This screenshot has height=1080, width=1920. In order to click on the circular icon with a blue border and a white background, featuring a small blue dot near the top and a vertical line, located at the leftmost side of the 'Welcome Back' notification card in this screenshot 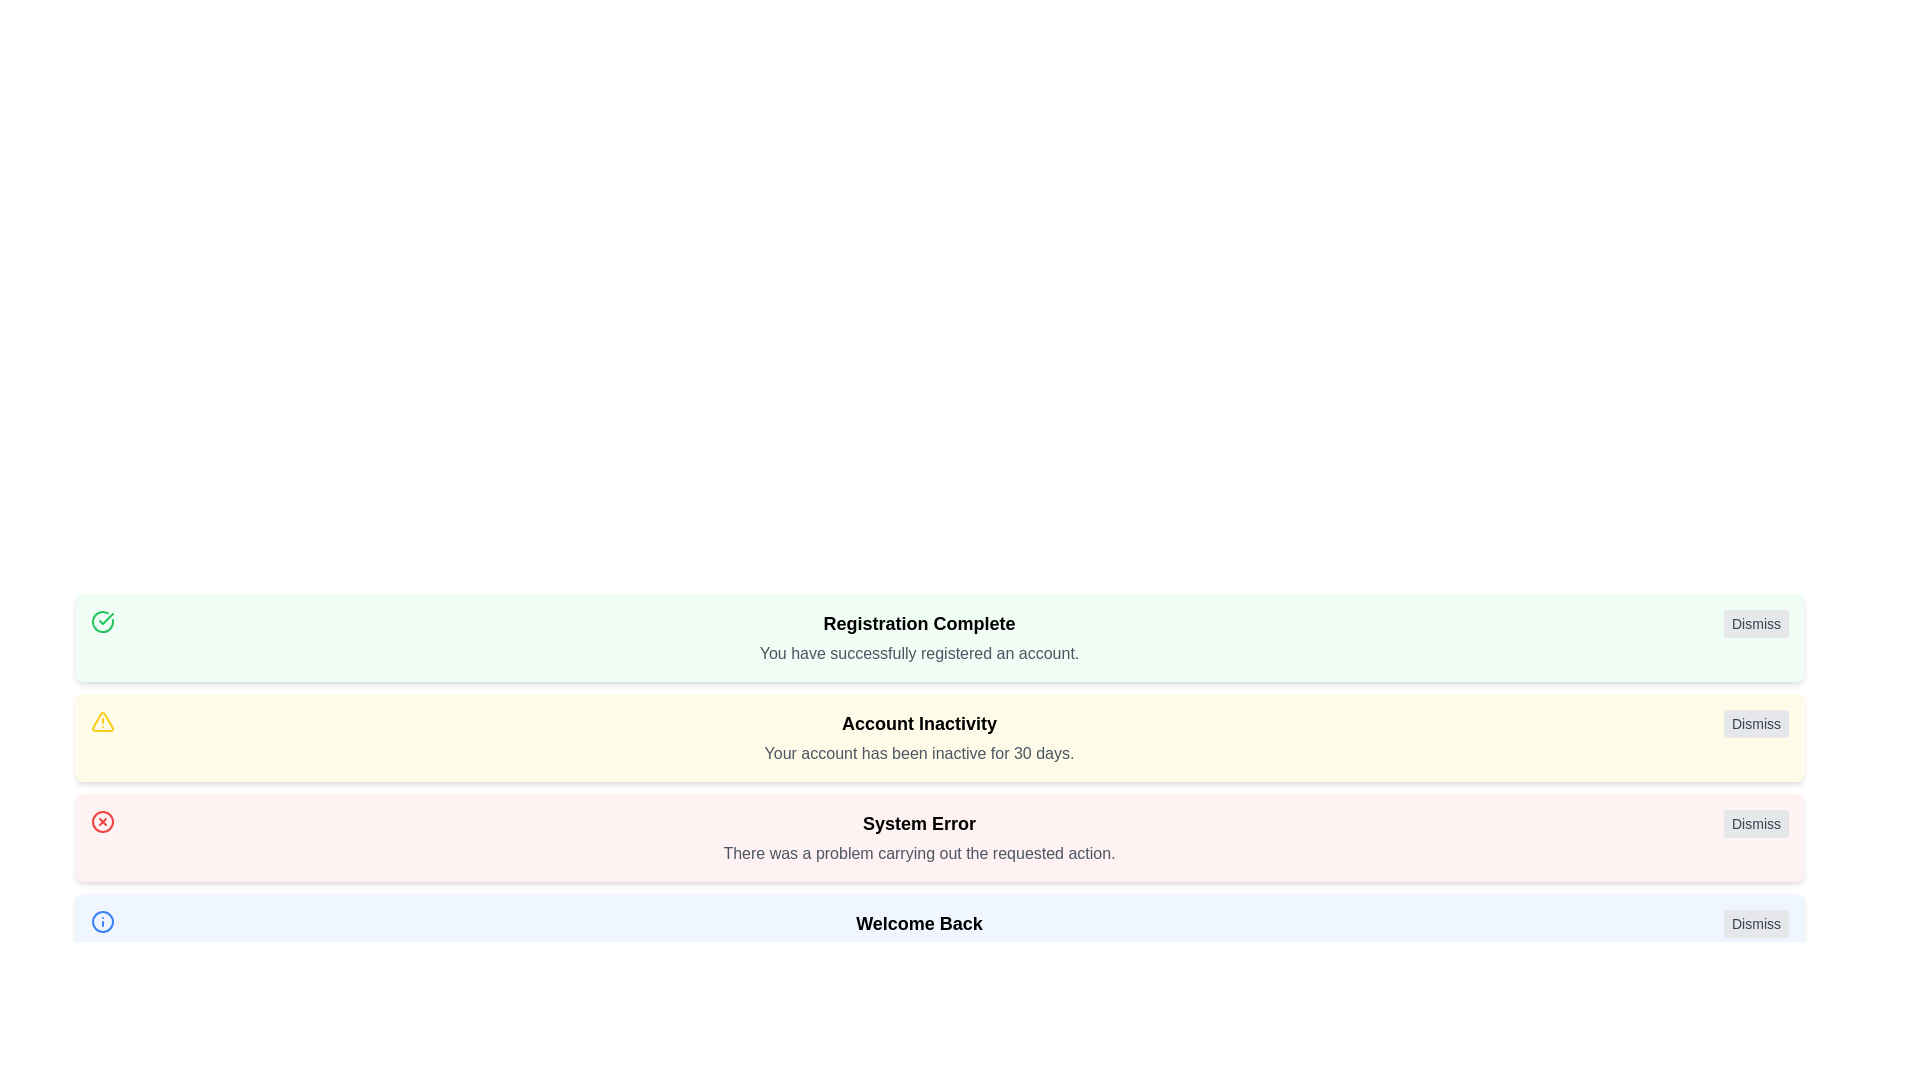, I will do `click(101, 921)`.